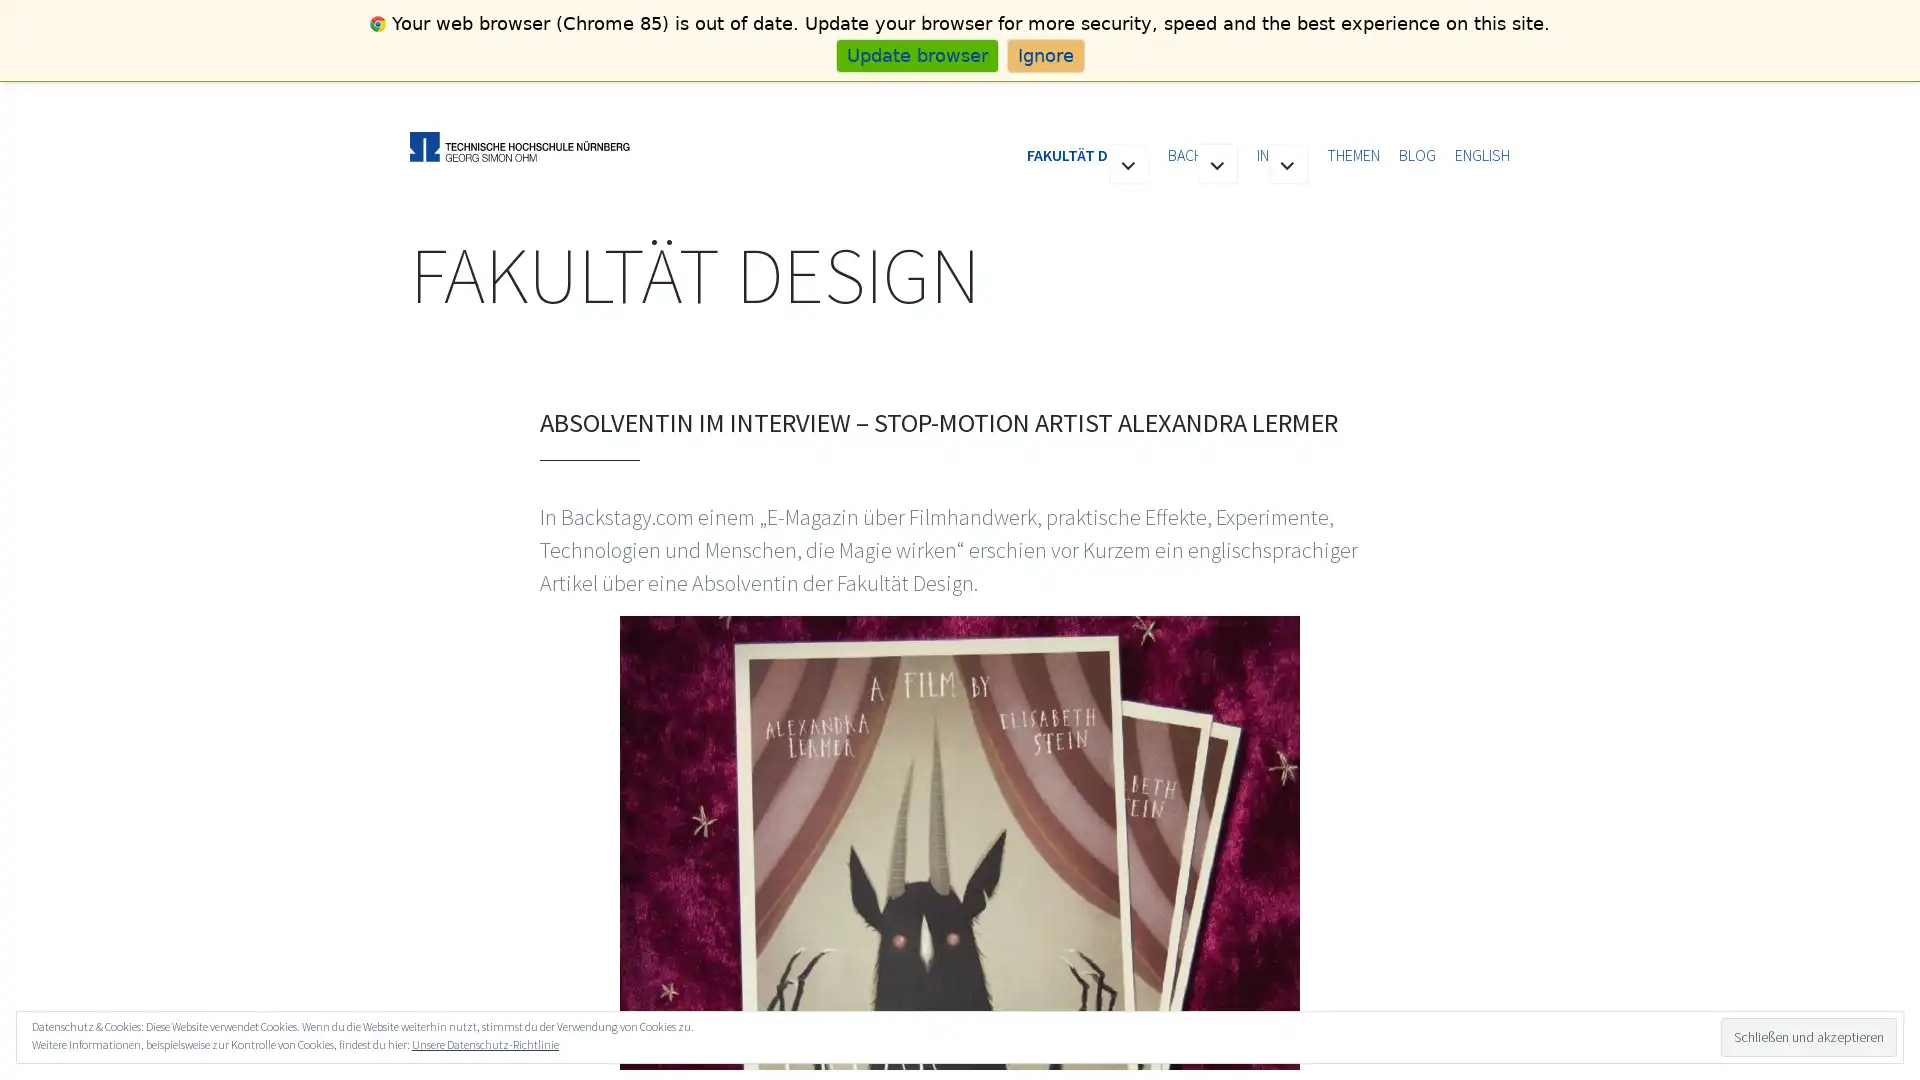 This screenshot has height=1080, width=1920. What do you see at coordinates (1044, 54) in the screenshot?
I see `Ignore` at bounding box center [1044, 54].